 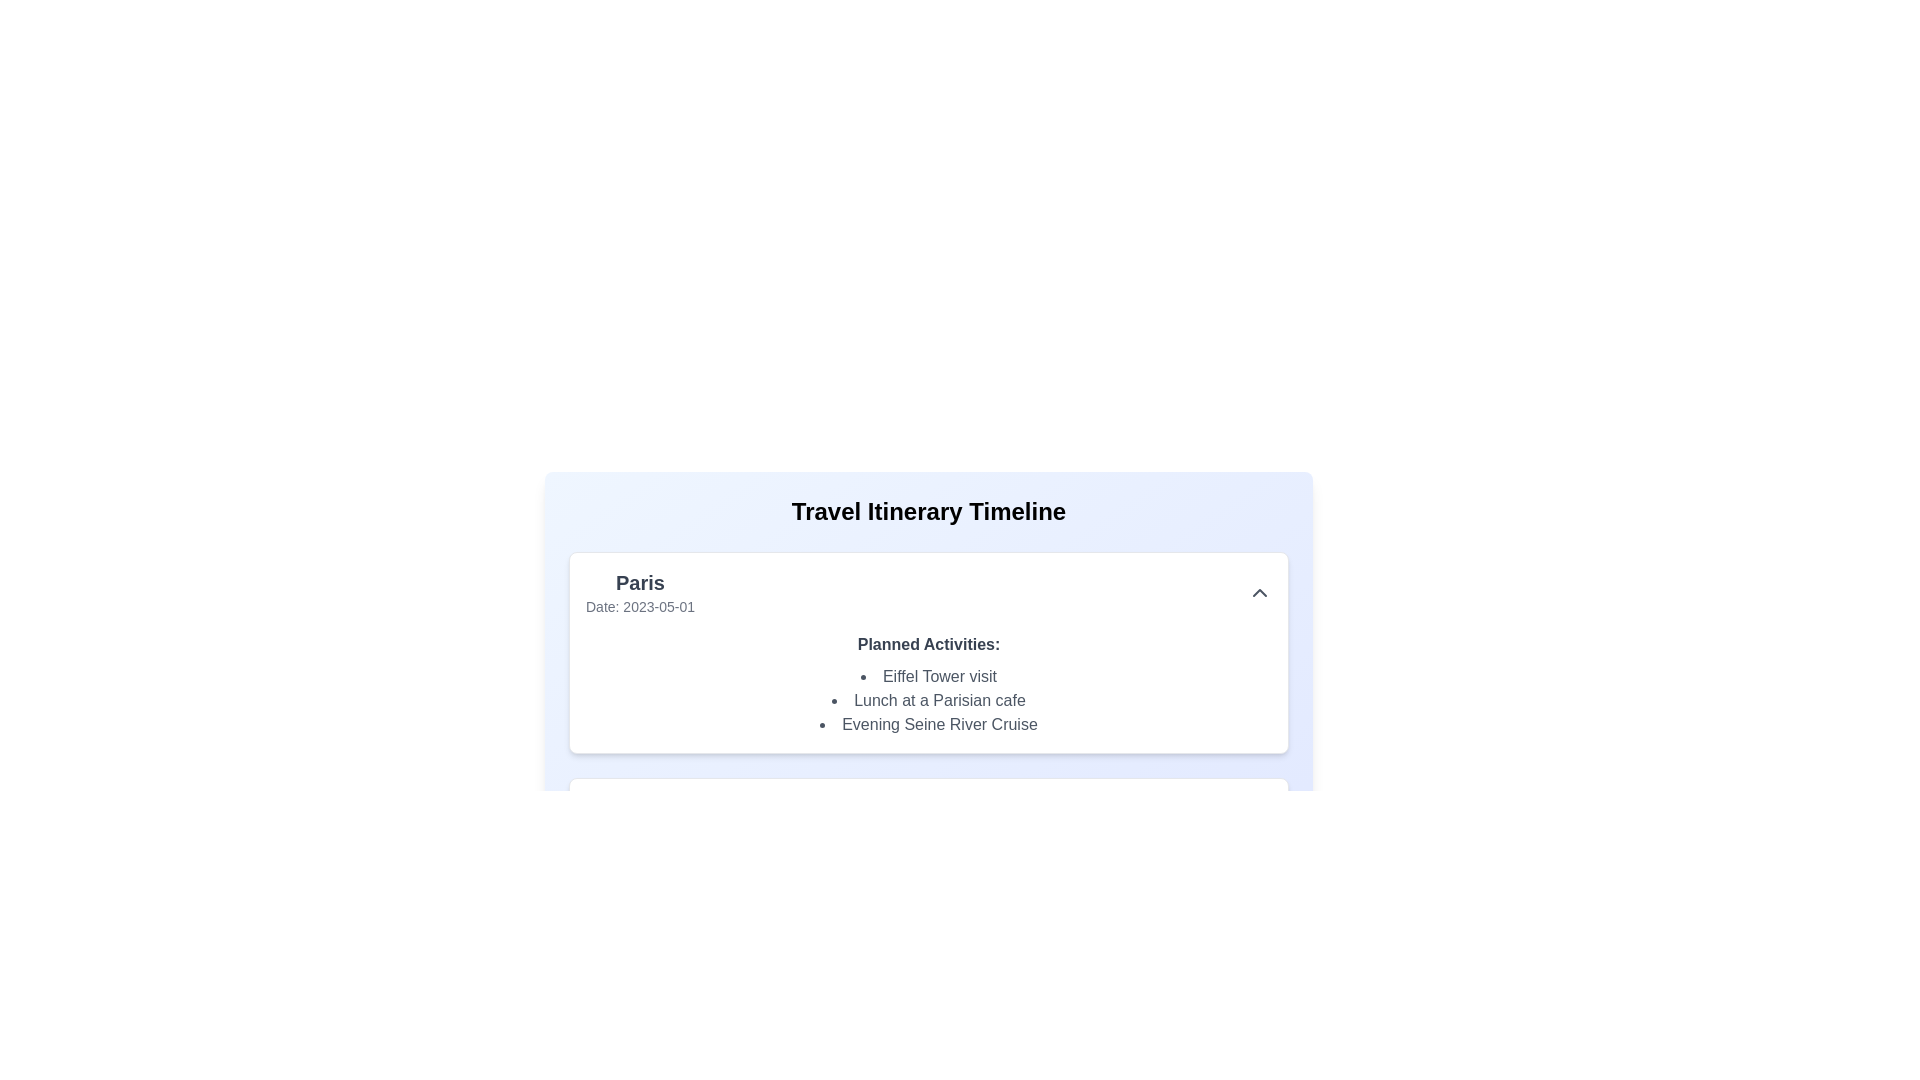 I want to click on the informational block labeled 'Travel Itinerary Timeline' which includes the subsection for 'Paris' and its planned activities, so click(x=928, y=731).